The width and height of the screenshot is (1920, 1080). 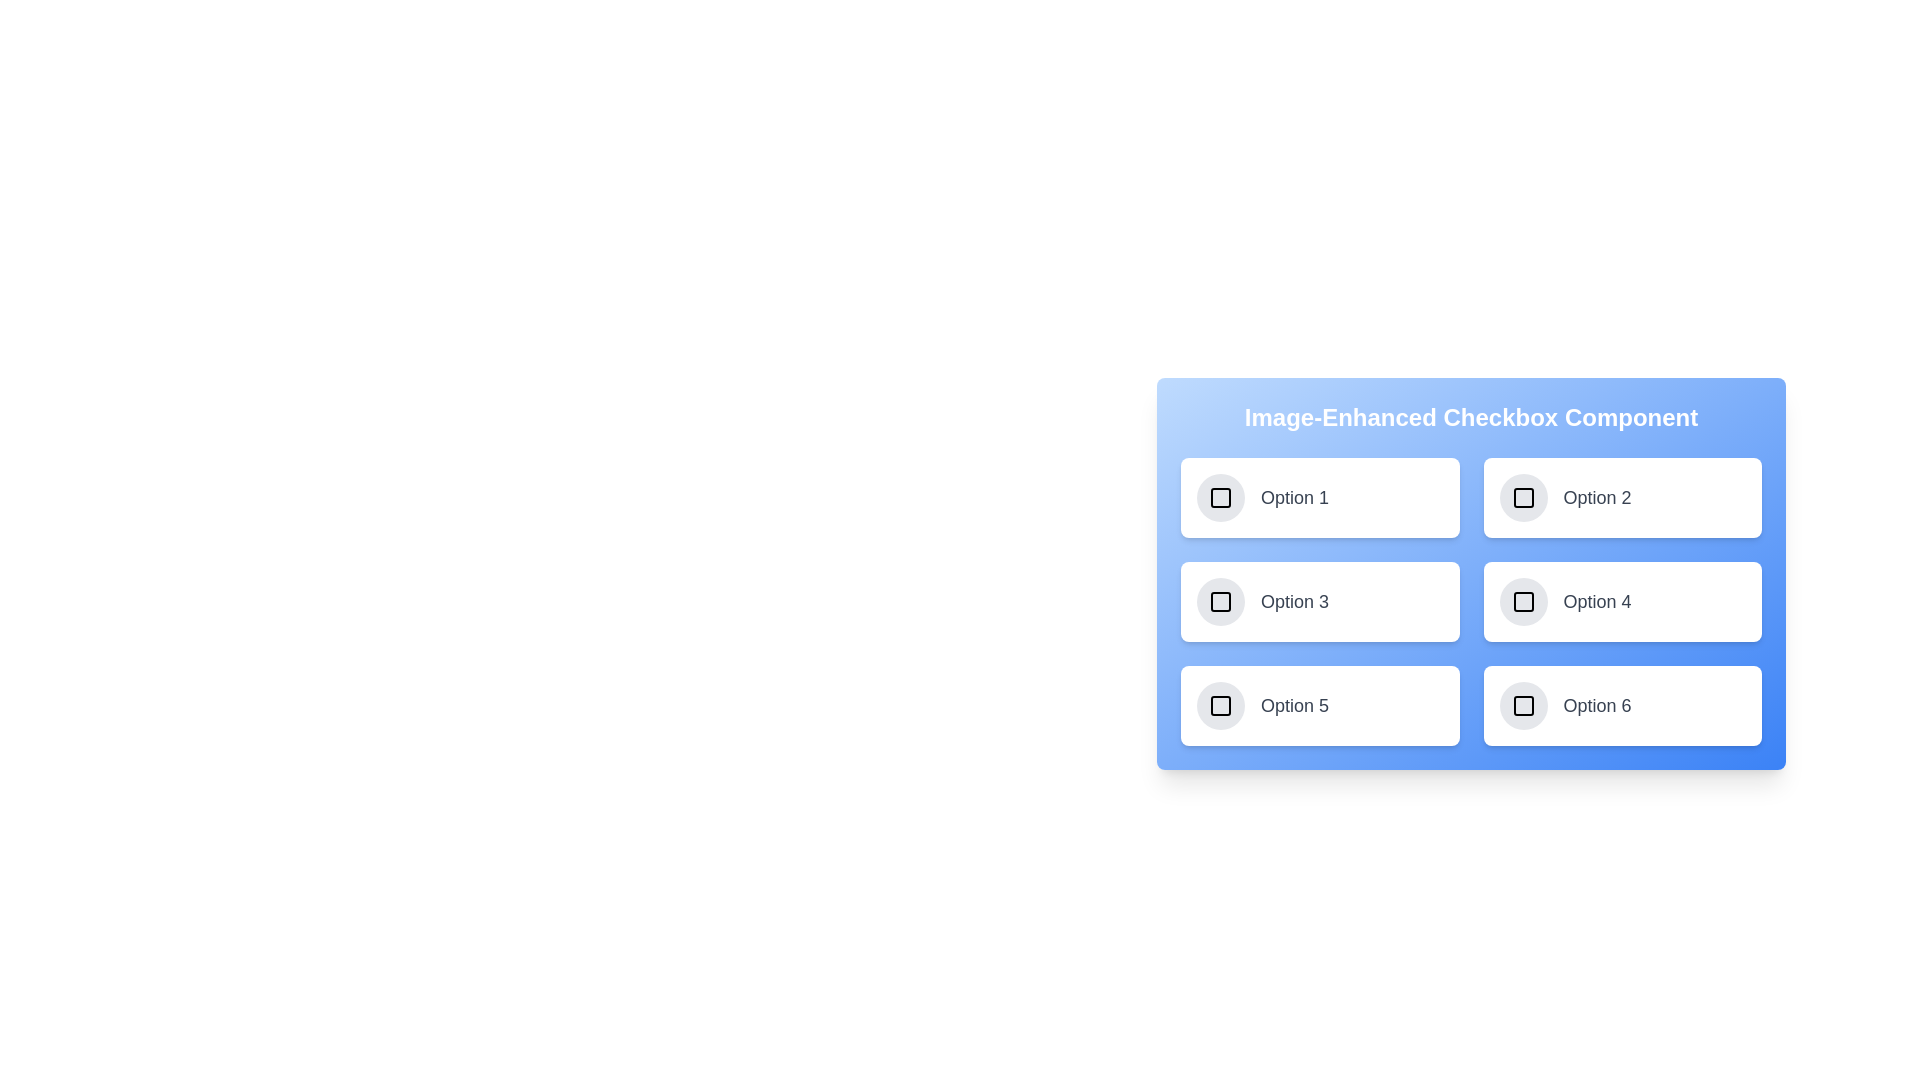 I want to click on the checkbox corresponding to 6, so click(x=1522, y=704).